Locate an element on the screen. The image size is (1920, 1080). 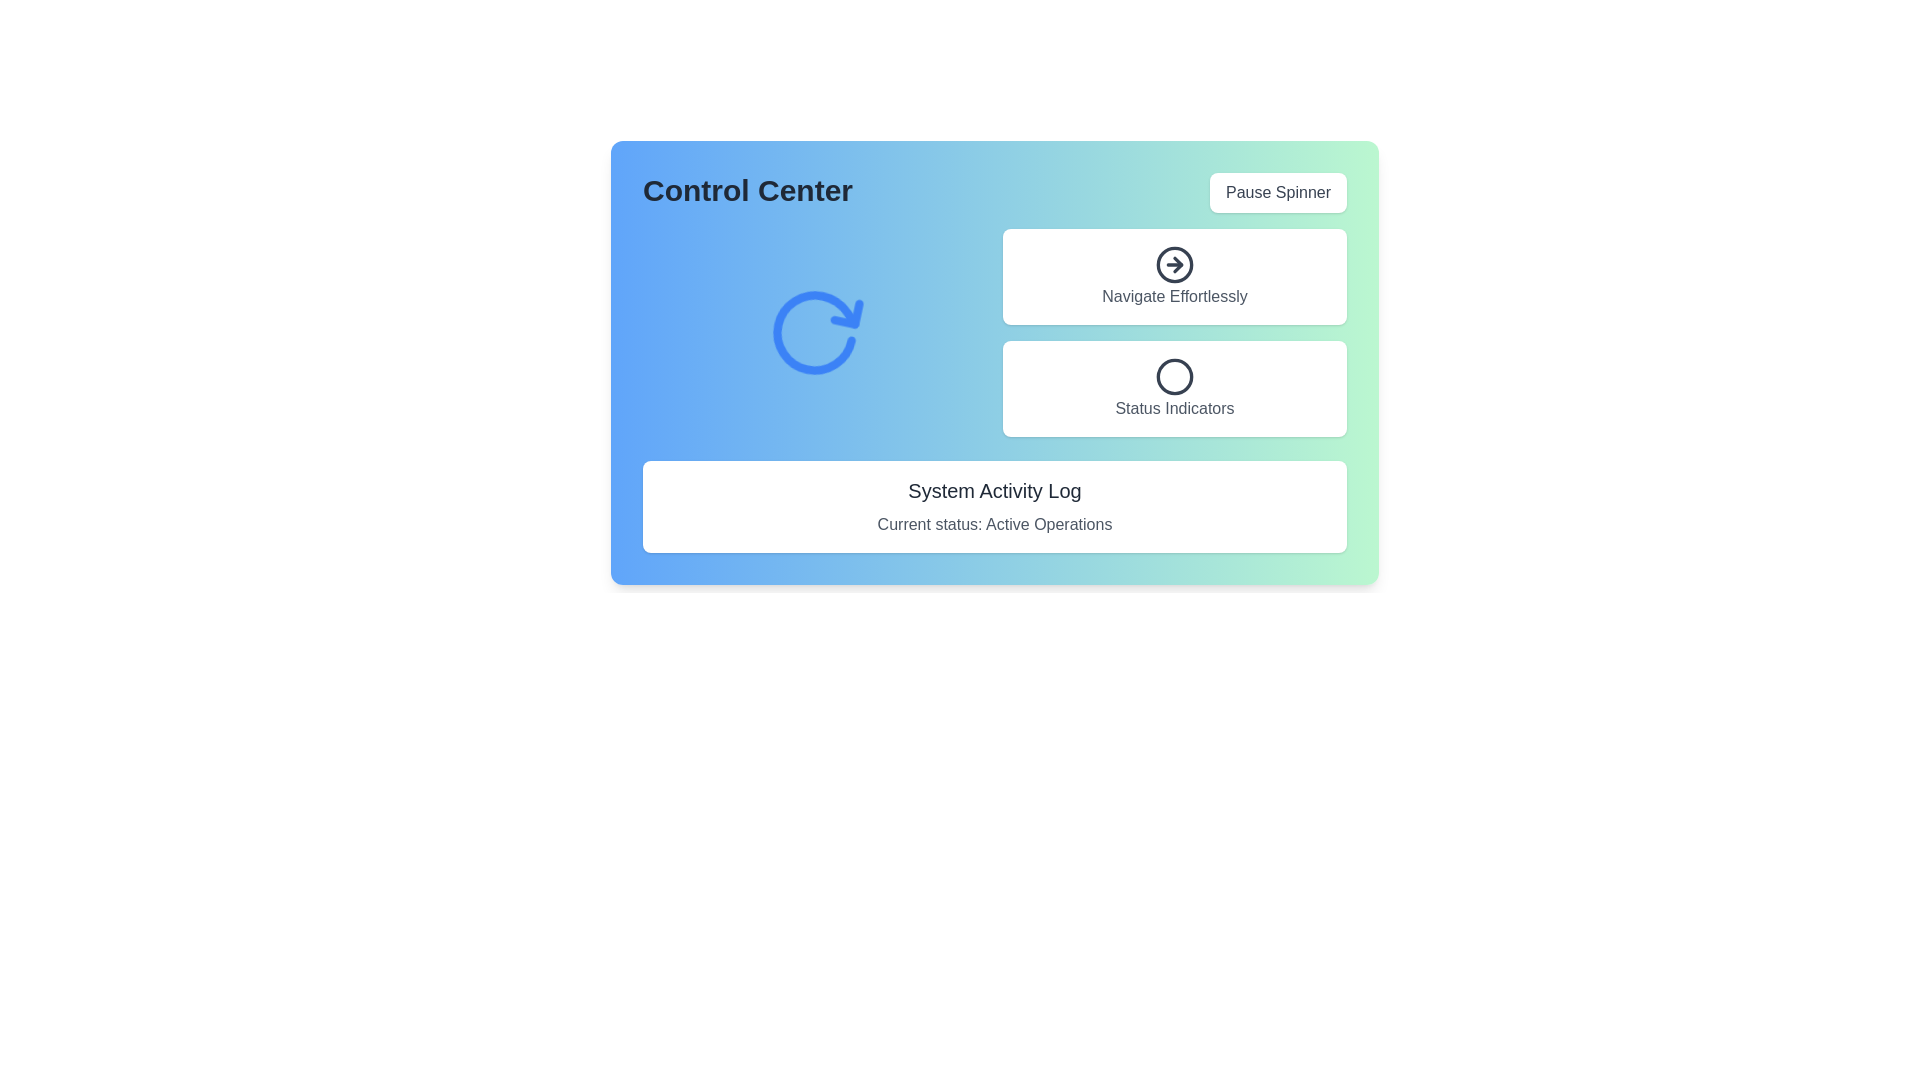
the navigation icon located within the white card labeled 'Navigate Effortlessly', positioned above the 'Status Indicators' card is located at coordinates (1175, 264).